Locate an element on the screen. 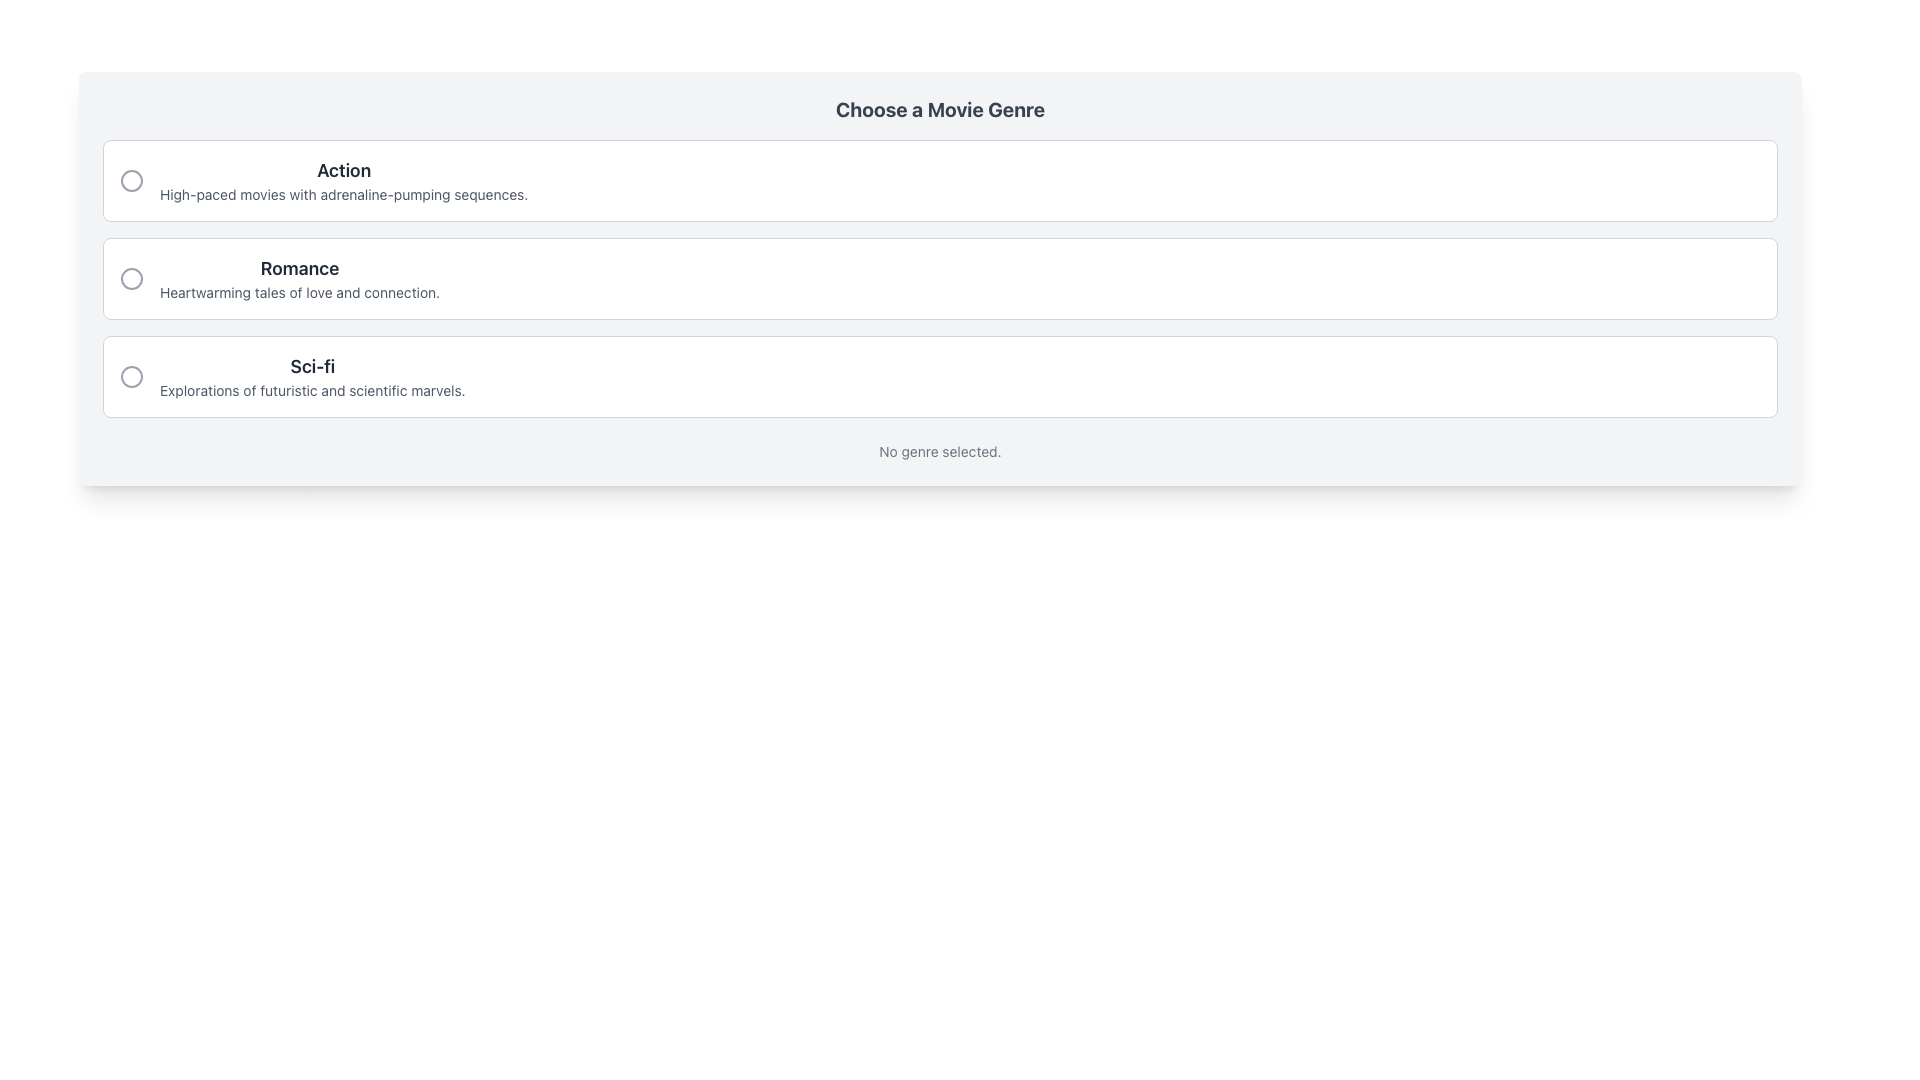  the descriptive text element located beneath the 'Sci-fi' text in the card-like presentation for the Sci-fi movie genre is located at coordinates (311, 390).